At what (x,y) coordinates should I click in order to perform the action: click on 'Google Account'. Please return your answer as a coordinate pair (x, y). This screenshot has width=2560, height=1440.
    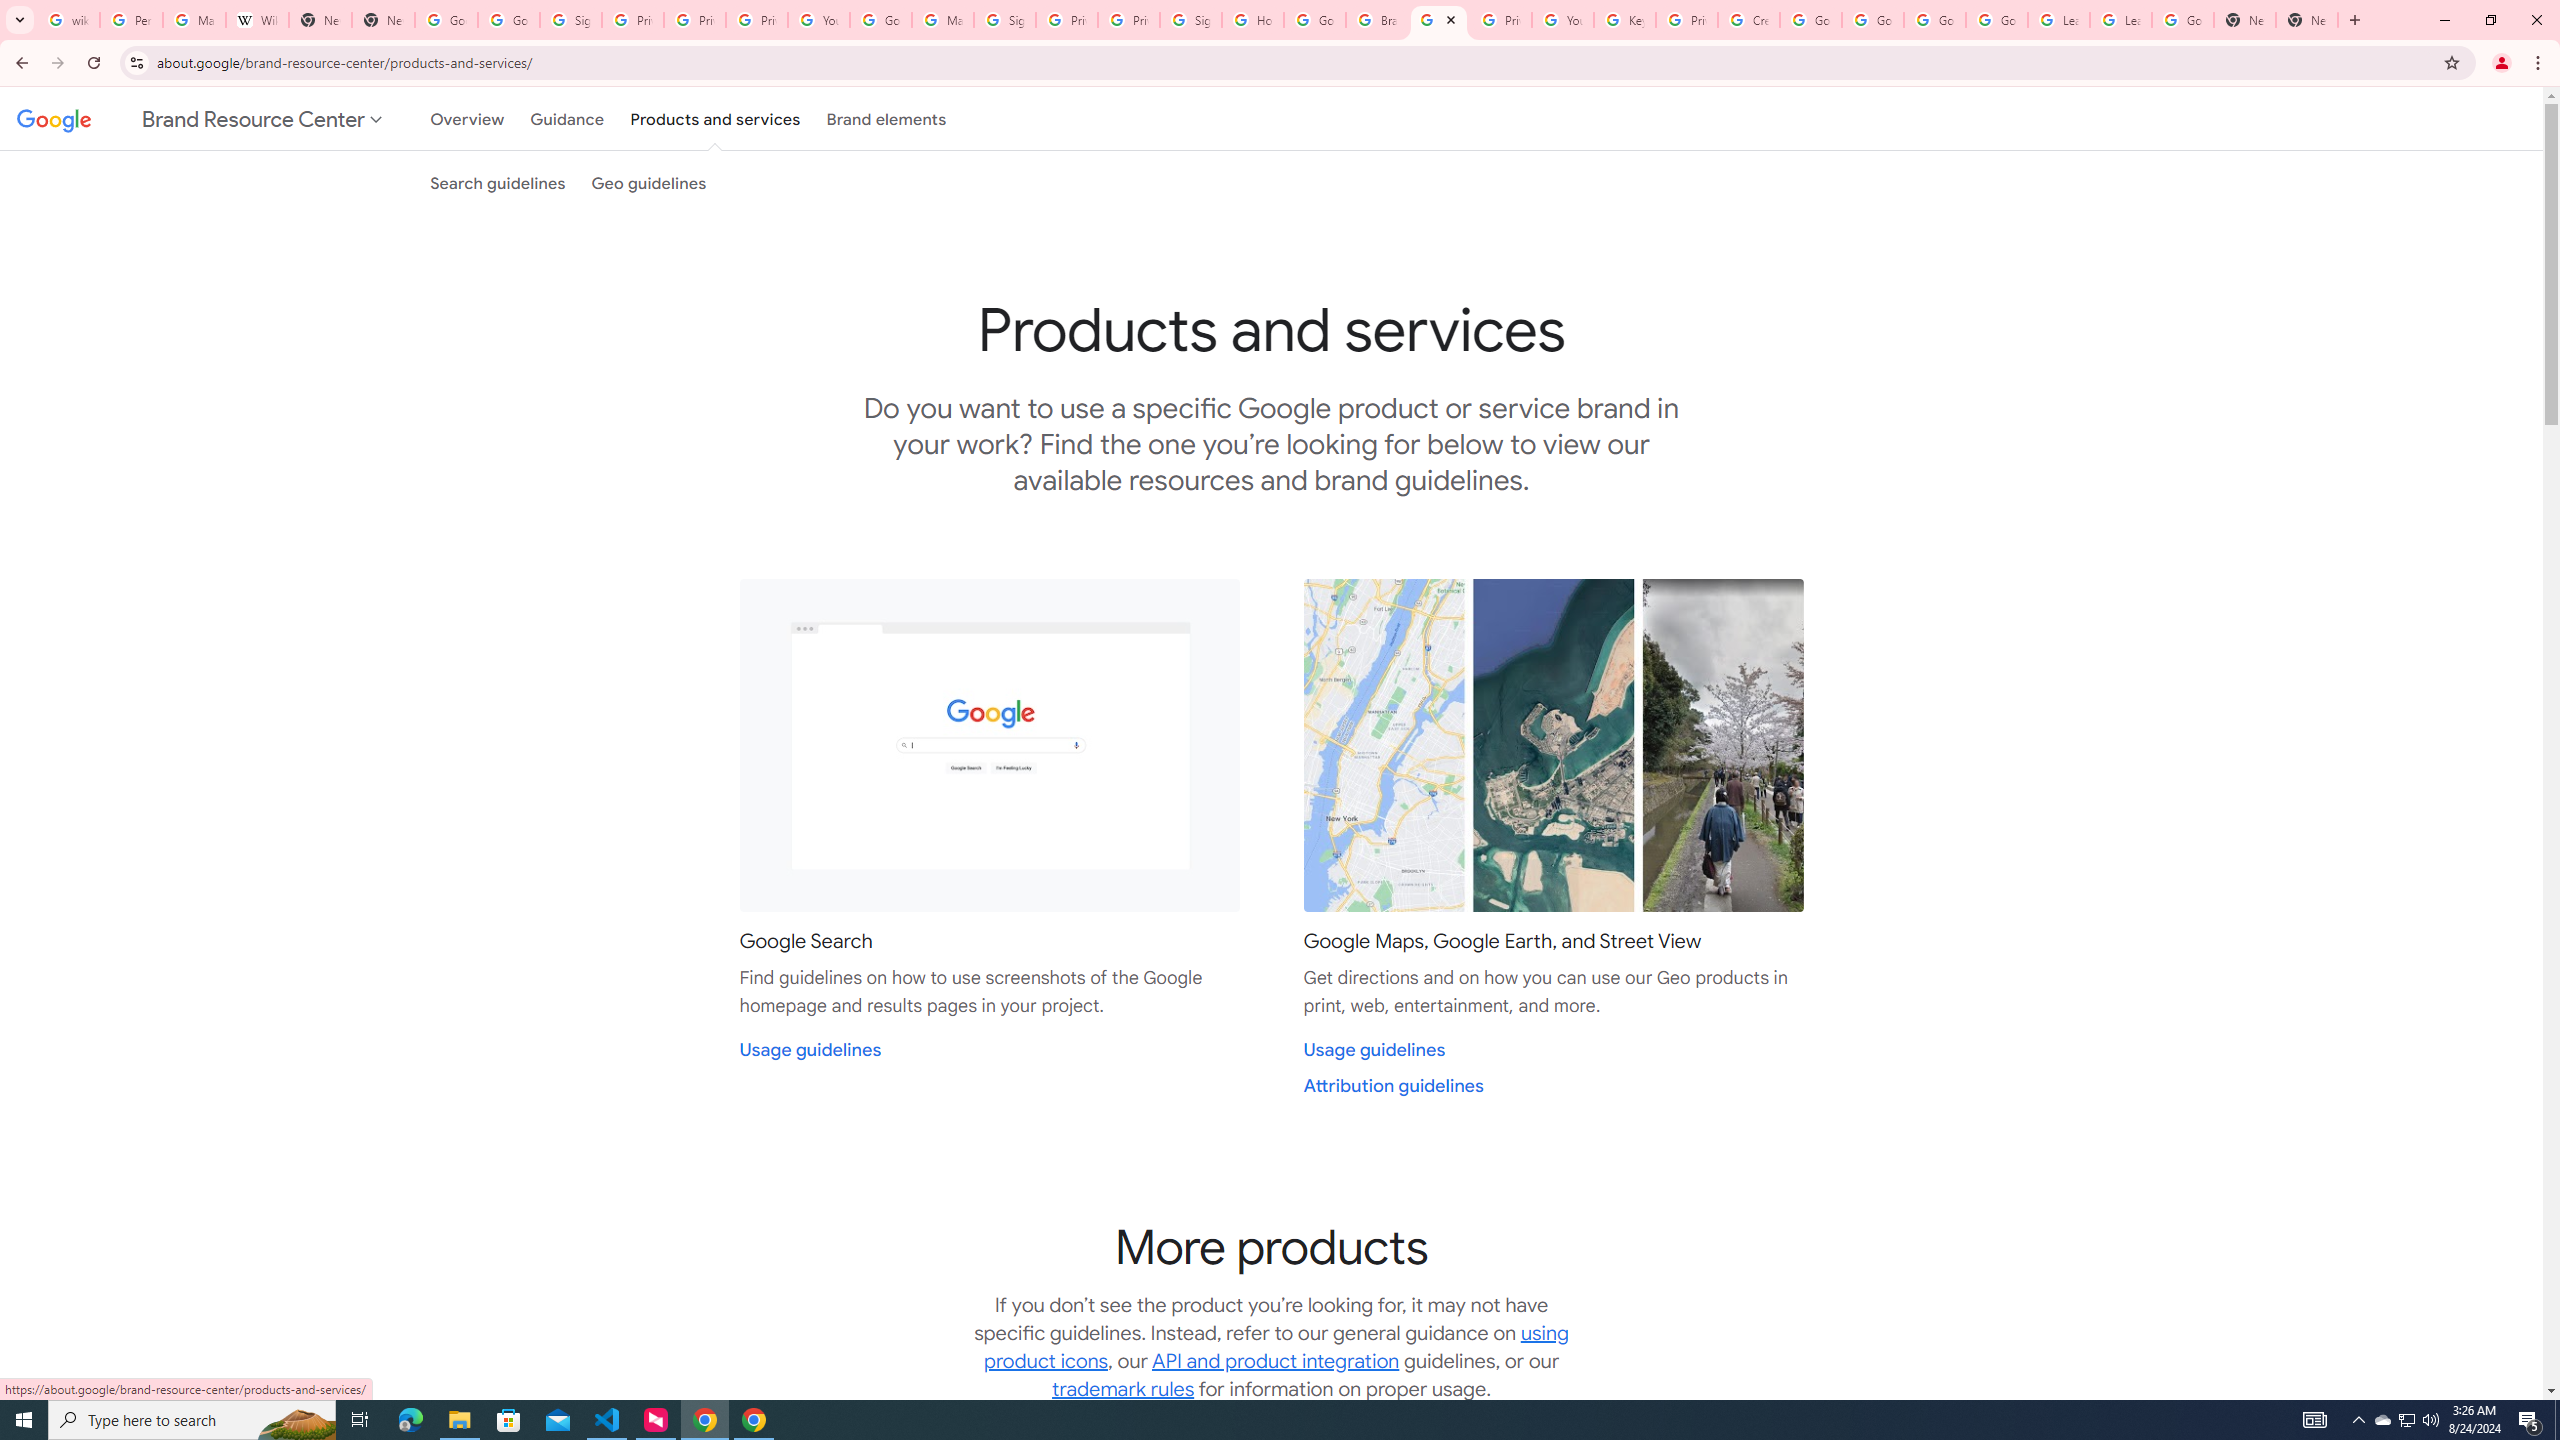
    Looking at the image, I should click on (2181, 19).